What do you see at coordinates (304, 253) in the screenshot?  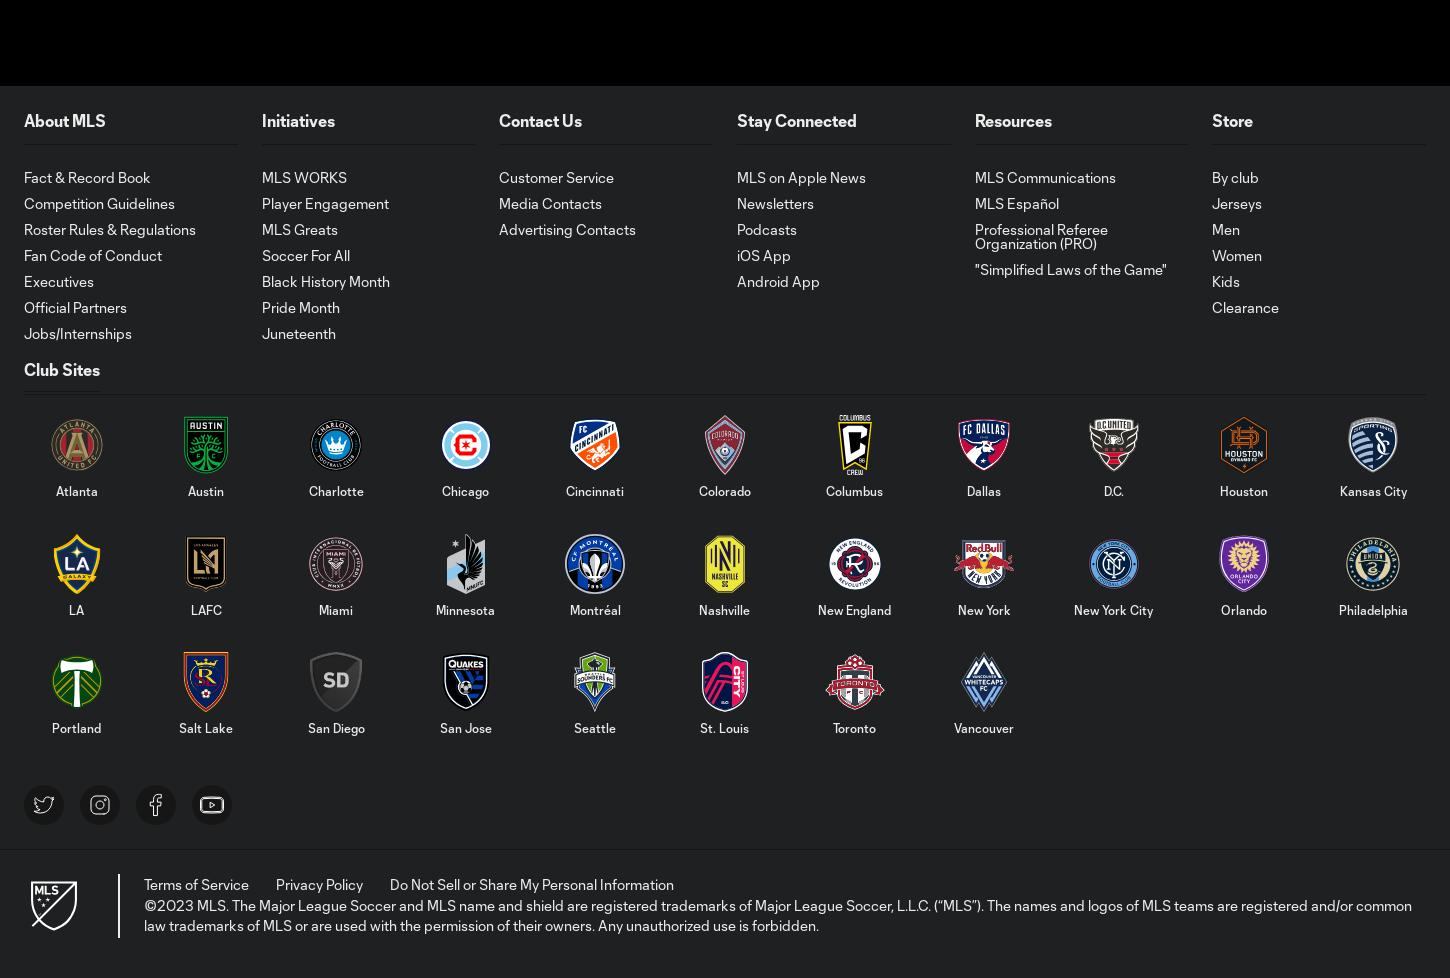 I see `'Soccer For All'` at bounding box center [304, 253].